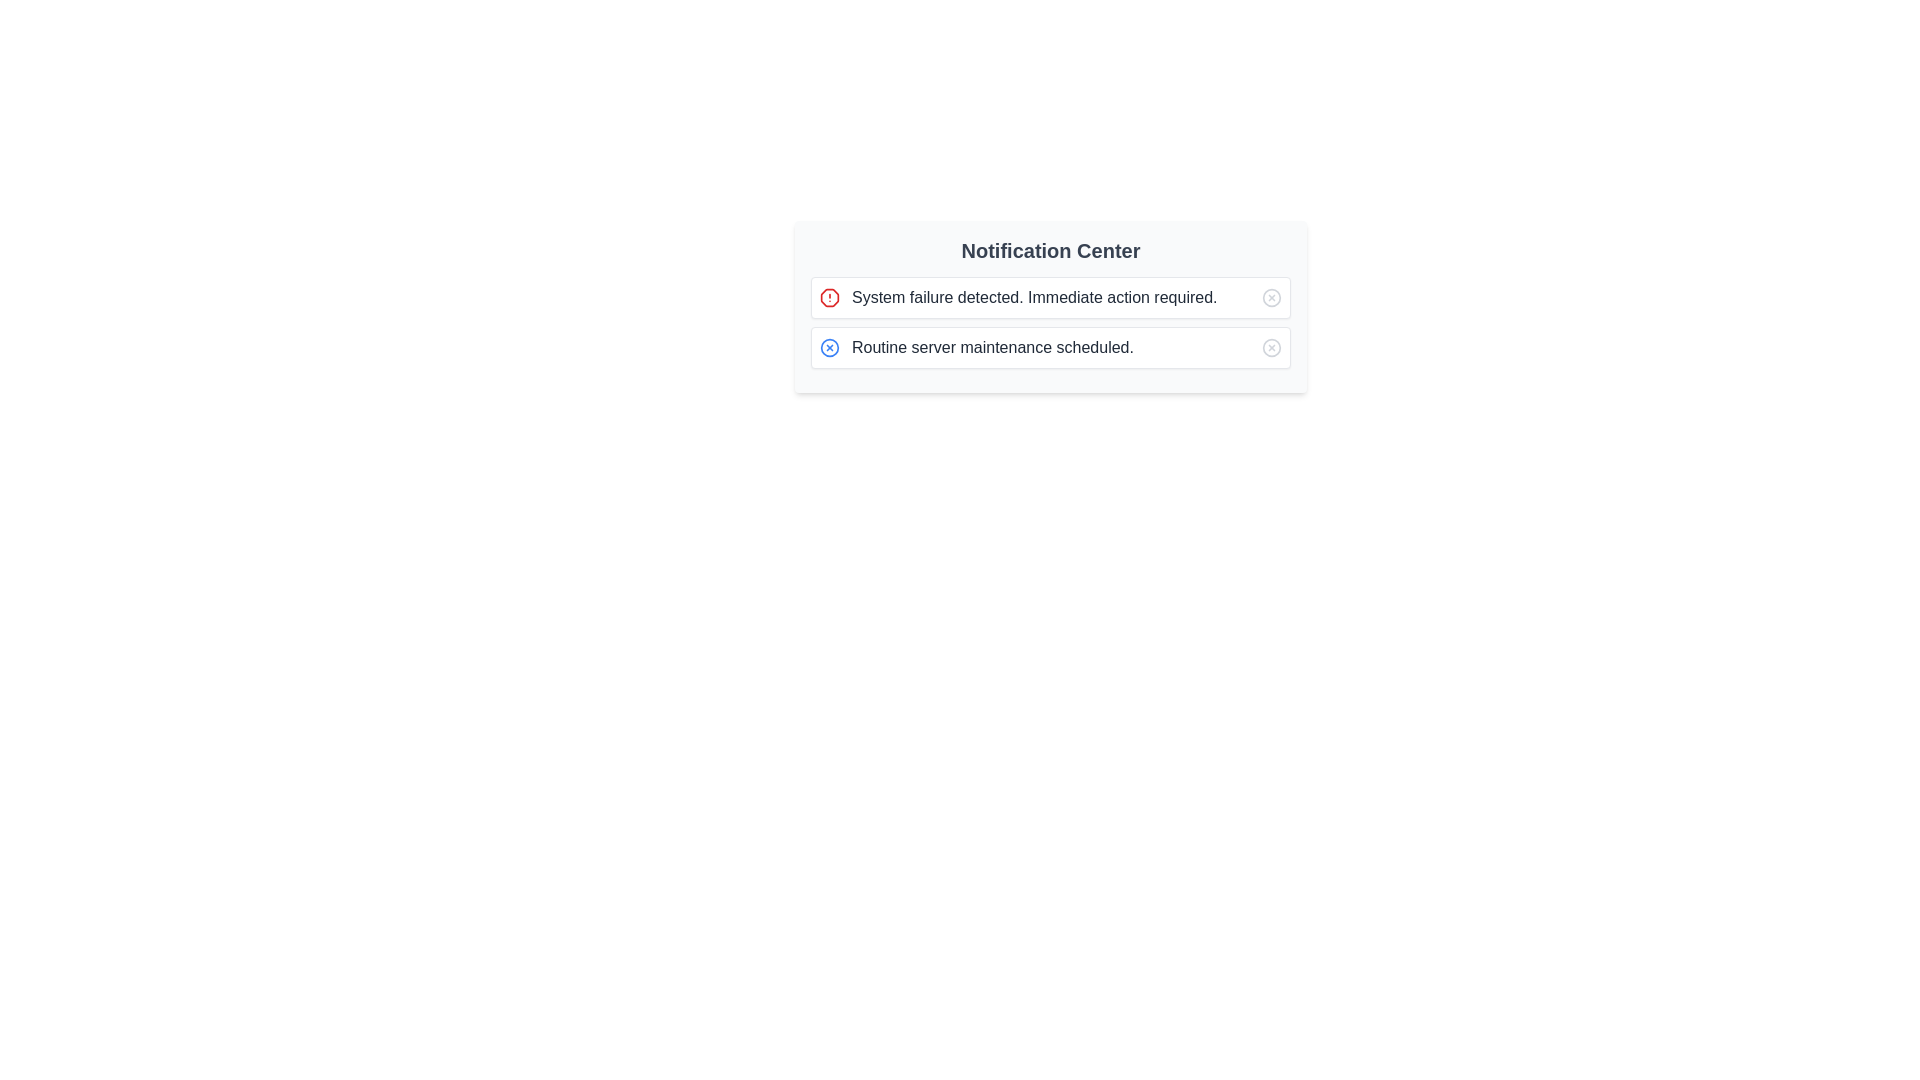 This screenshot has height=1080, width=1920. Describe the element at coordinates (1018, 297) in the screenshot. I see `the first notification message in the notification center that alerts the user about a critical system failure, which is visually distinct with an icon and positioned above the routine maintenance notification` at that location.